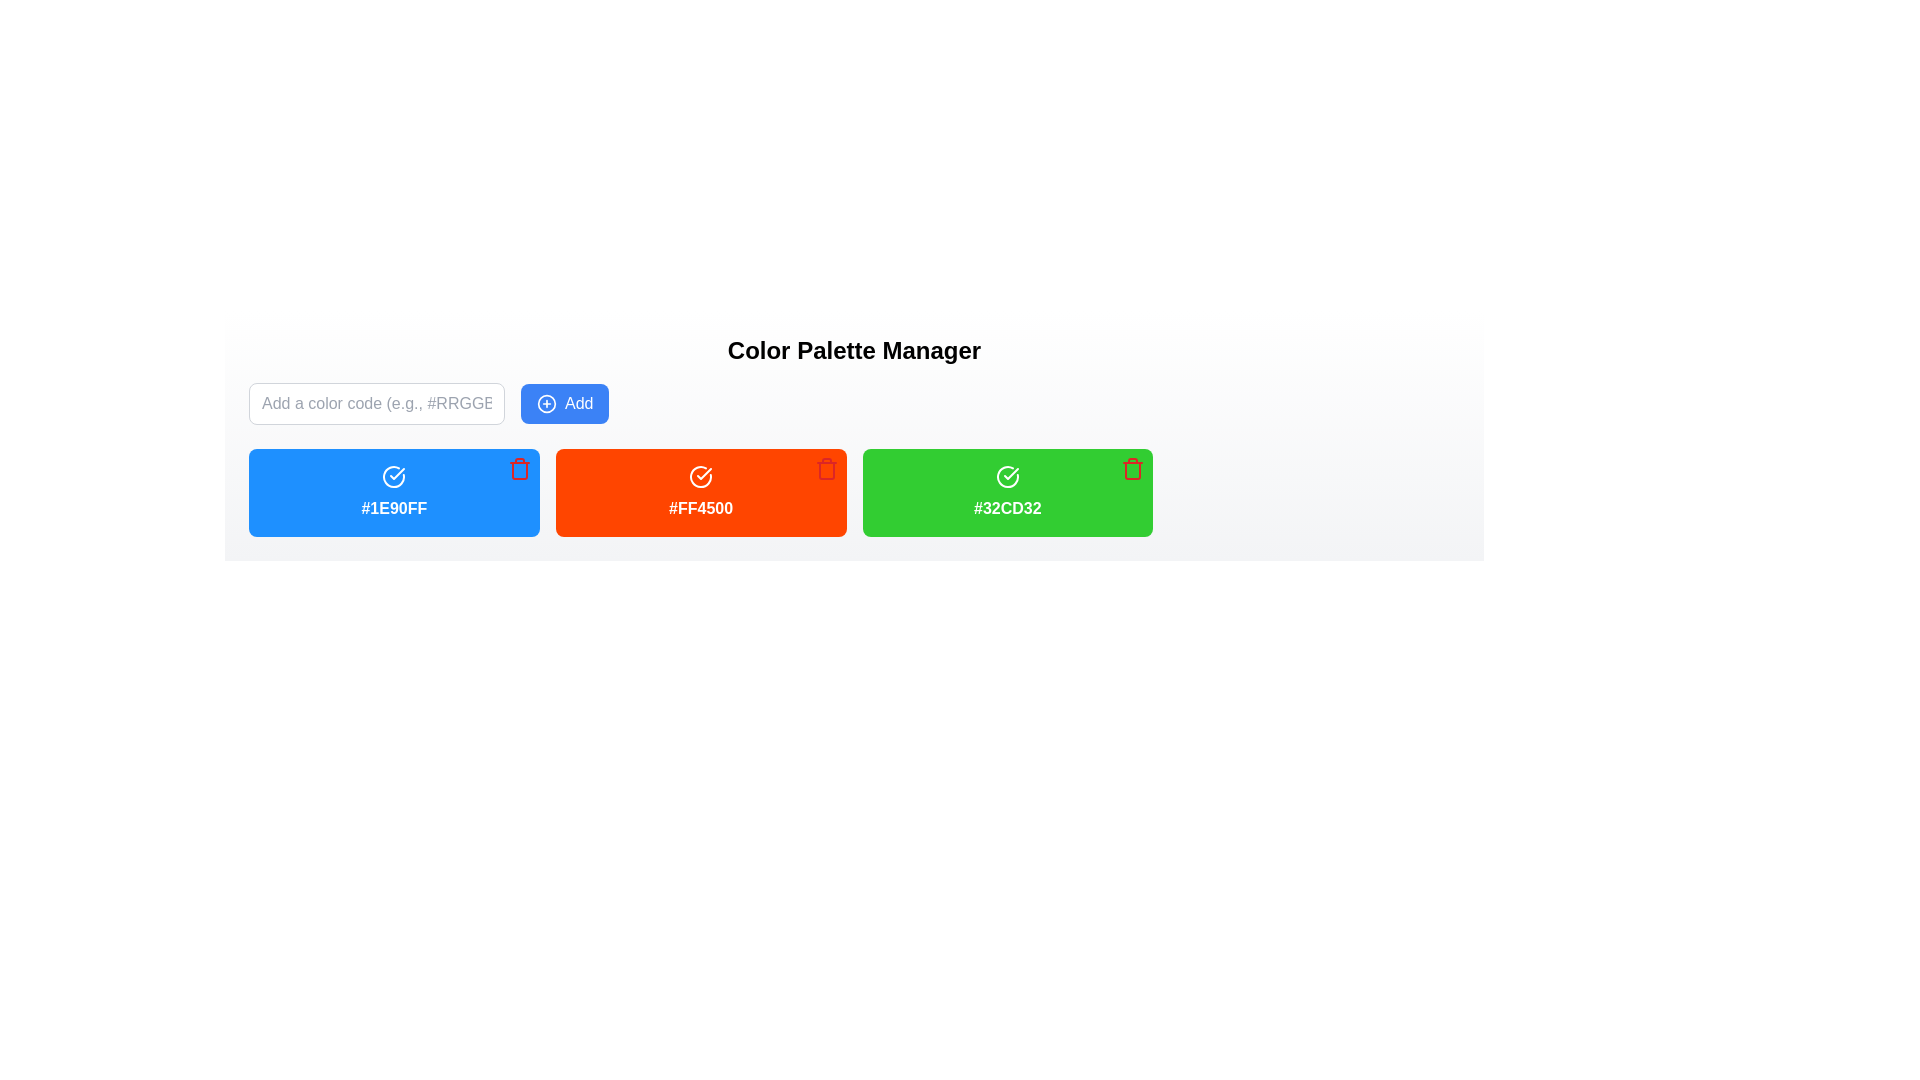  I want to click on the delete icon button located at the top-right corner of the green card labeled '#32CD32', so click(1133, 469).